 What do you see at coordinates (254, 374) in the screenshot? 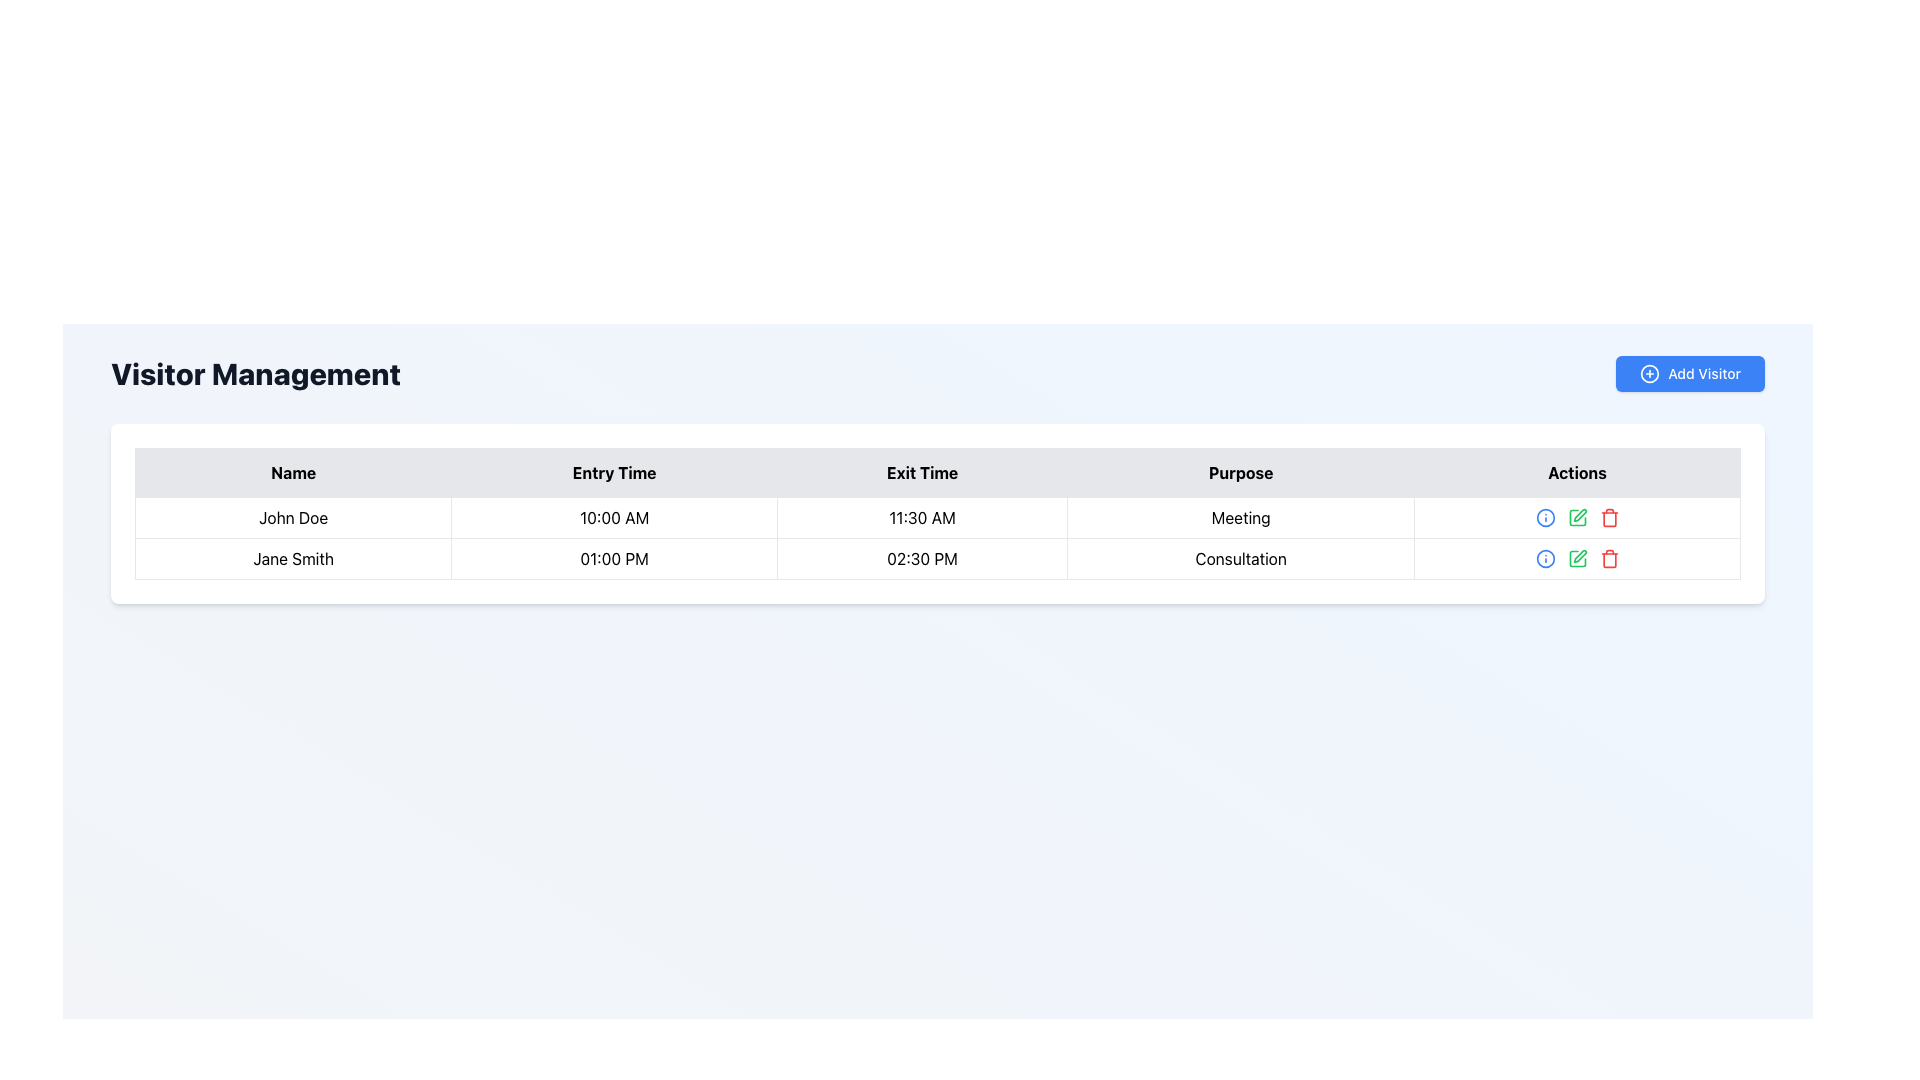
I see `the 'Visitor Management' text label which is styled in an extra bold and large font size, located at the top-left area of the interface` at bounding box center [254, 374].